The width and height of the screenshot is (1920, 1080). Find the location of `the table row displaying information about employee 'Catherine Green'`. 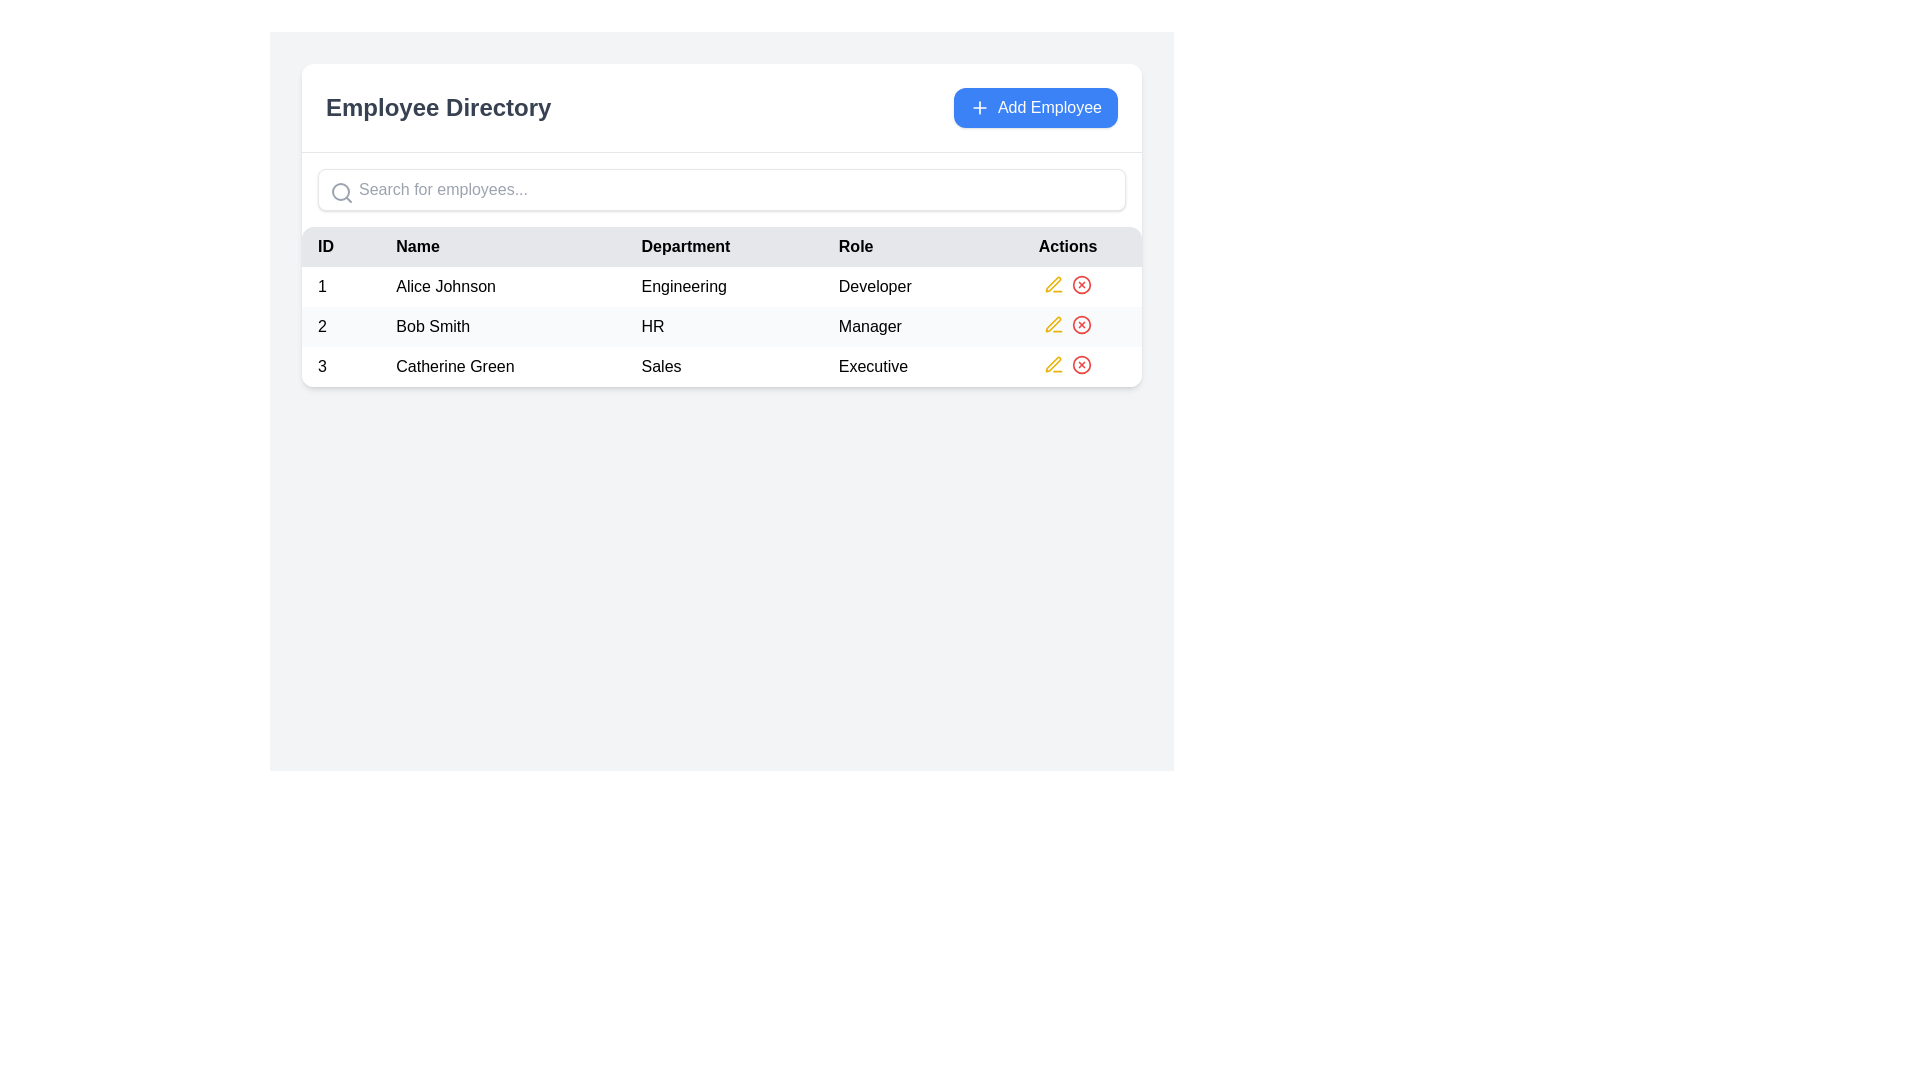

the table row displaying information about employee 'Catherine Green' is located at coordinates (720, 366).